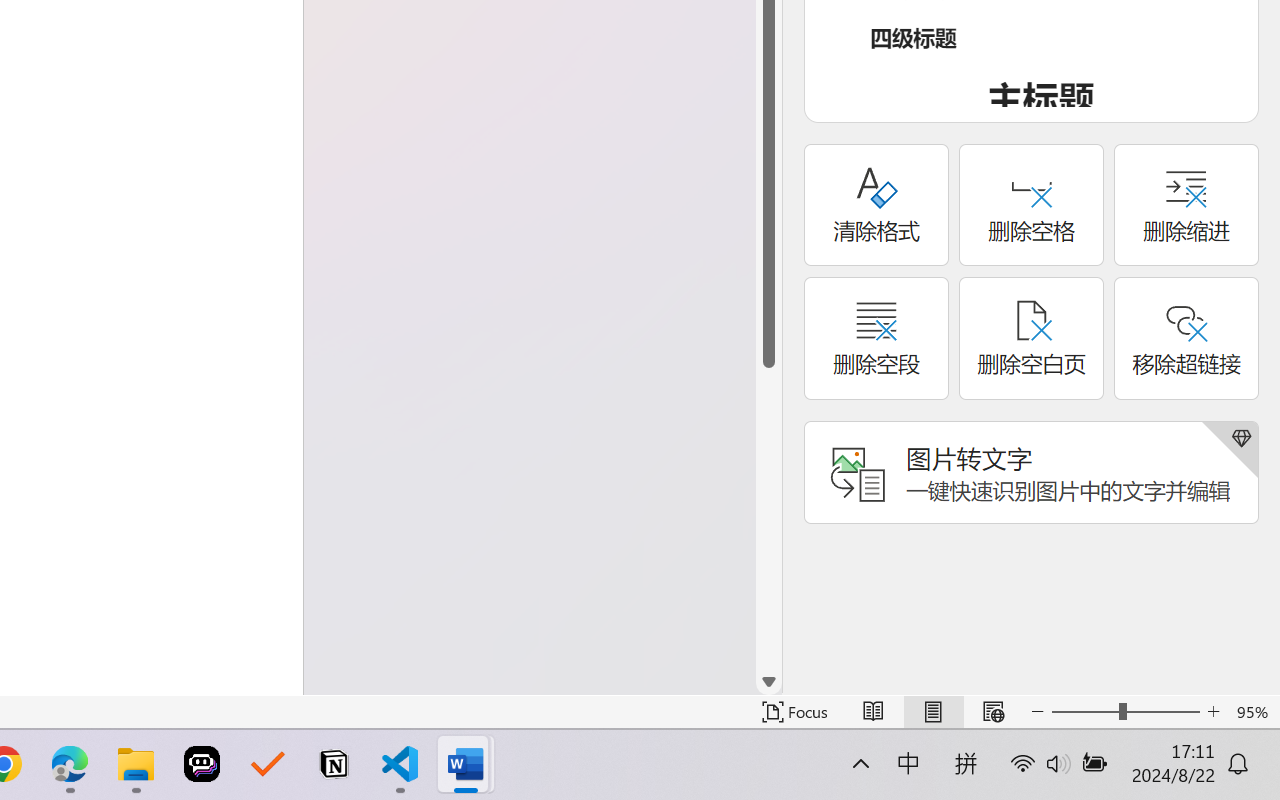 This screenshot has height=800, width=1280. Describe the element at coordinates (1252, 711) in the screenshot. I see `'Zoom 95%'` at that location.